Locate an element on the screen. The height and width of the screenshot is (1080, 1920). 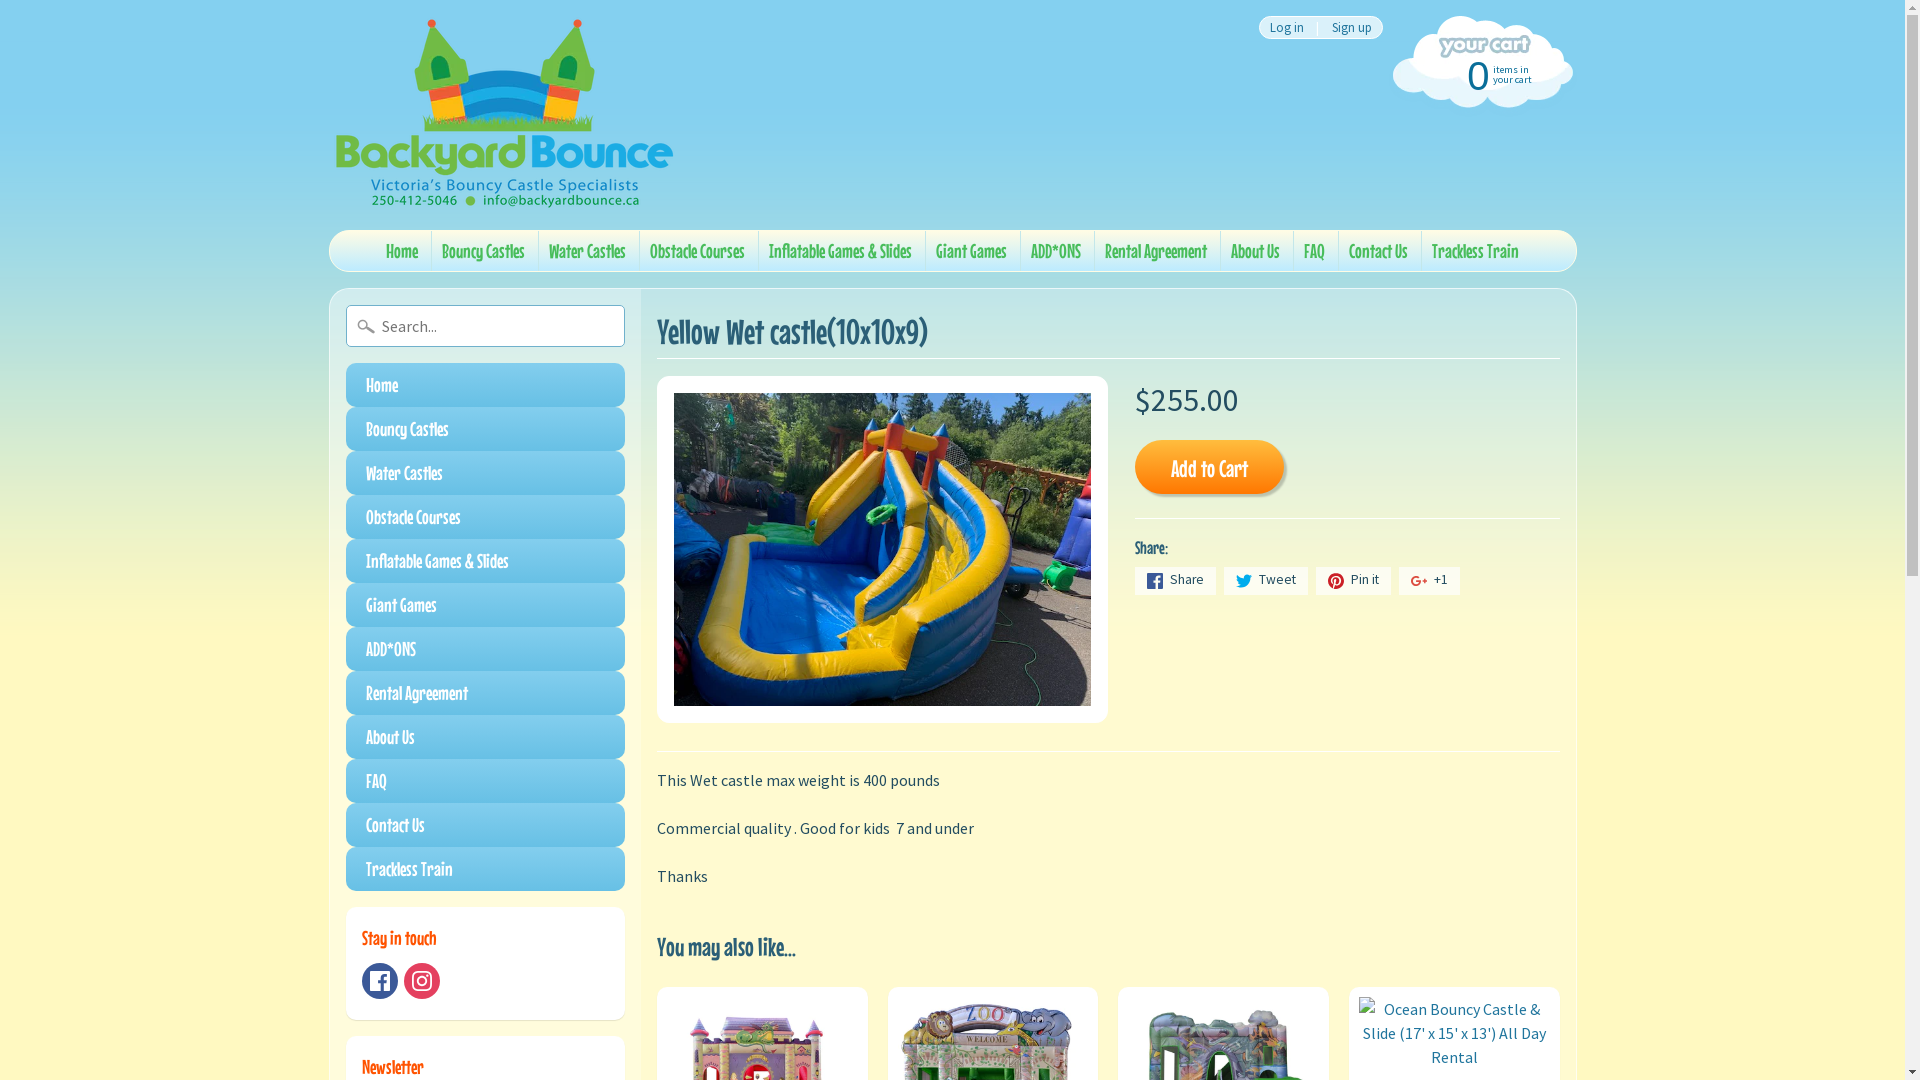
'Log in' is located at coordinates (1286, 27).